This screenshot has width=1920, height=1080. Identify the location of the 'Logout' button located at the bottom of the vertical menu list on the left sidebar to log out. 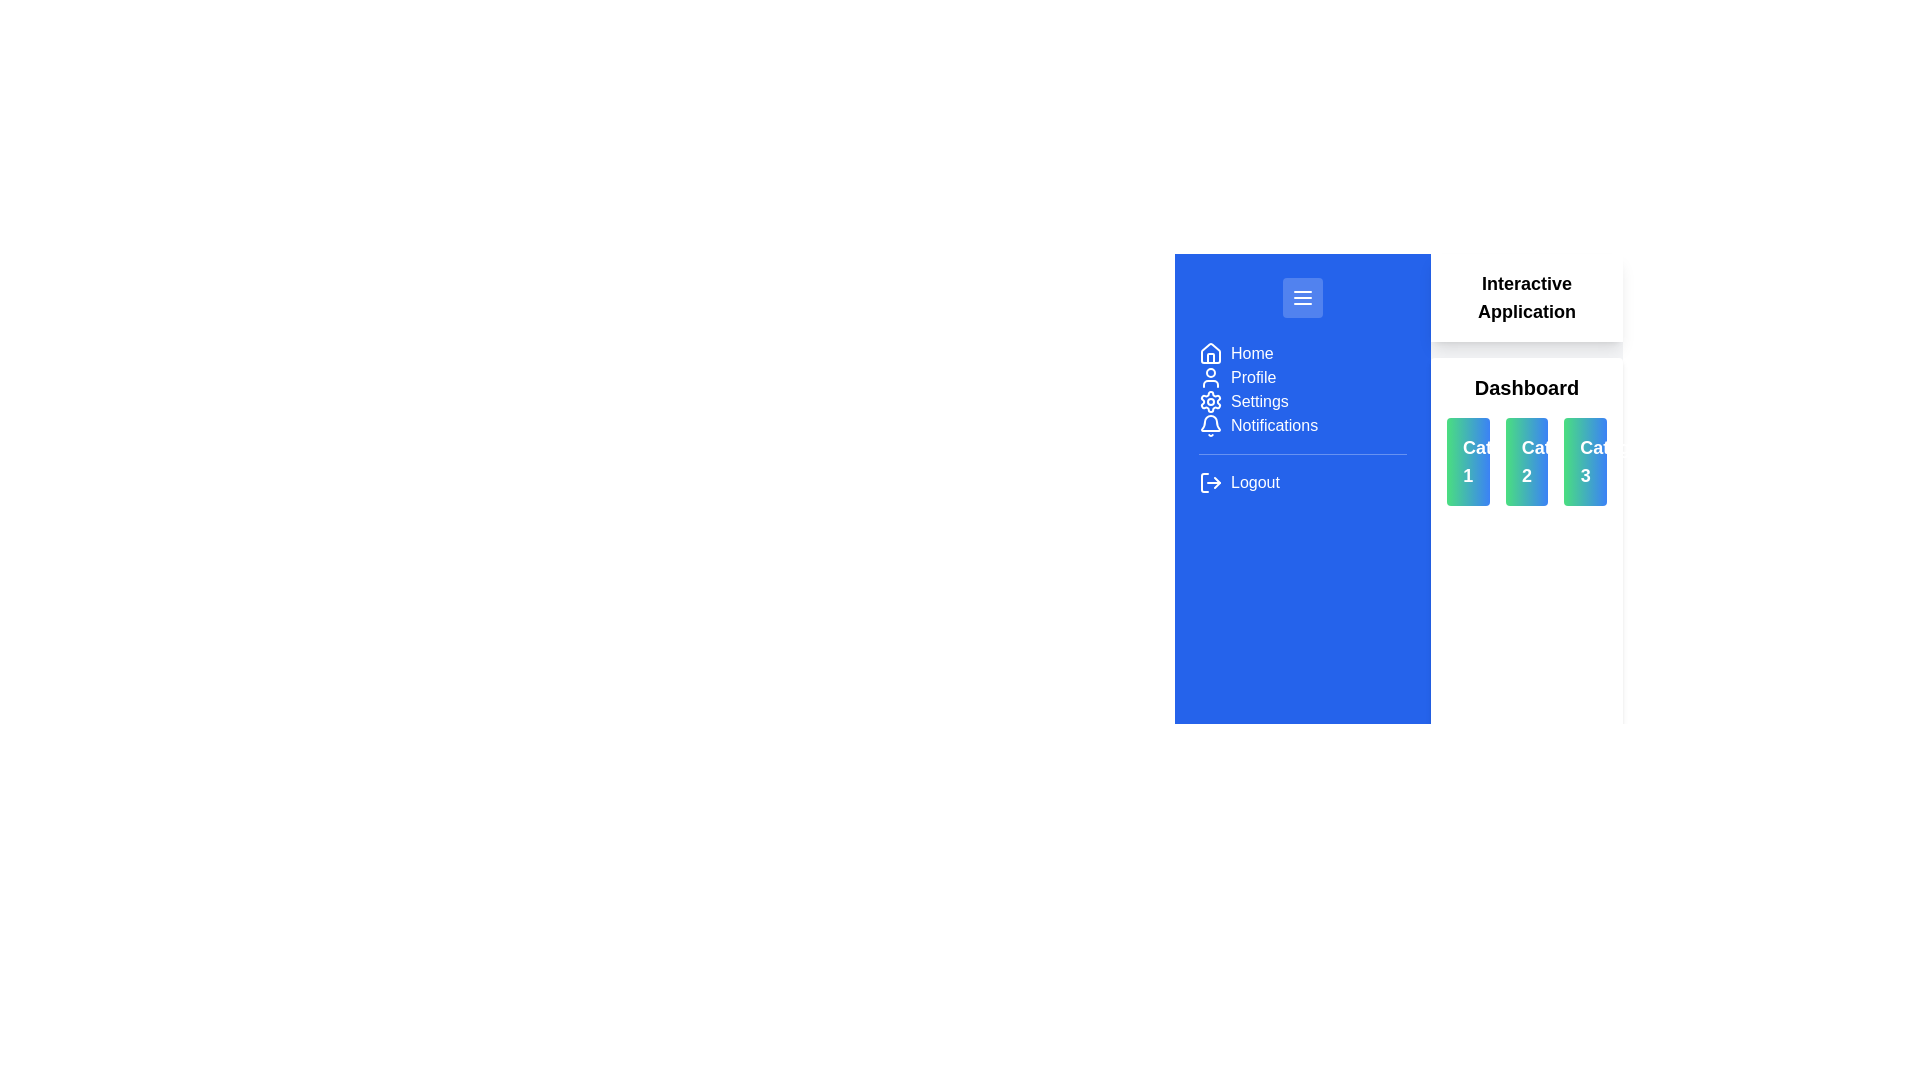
(1302, 482).